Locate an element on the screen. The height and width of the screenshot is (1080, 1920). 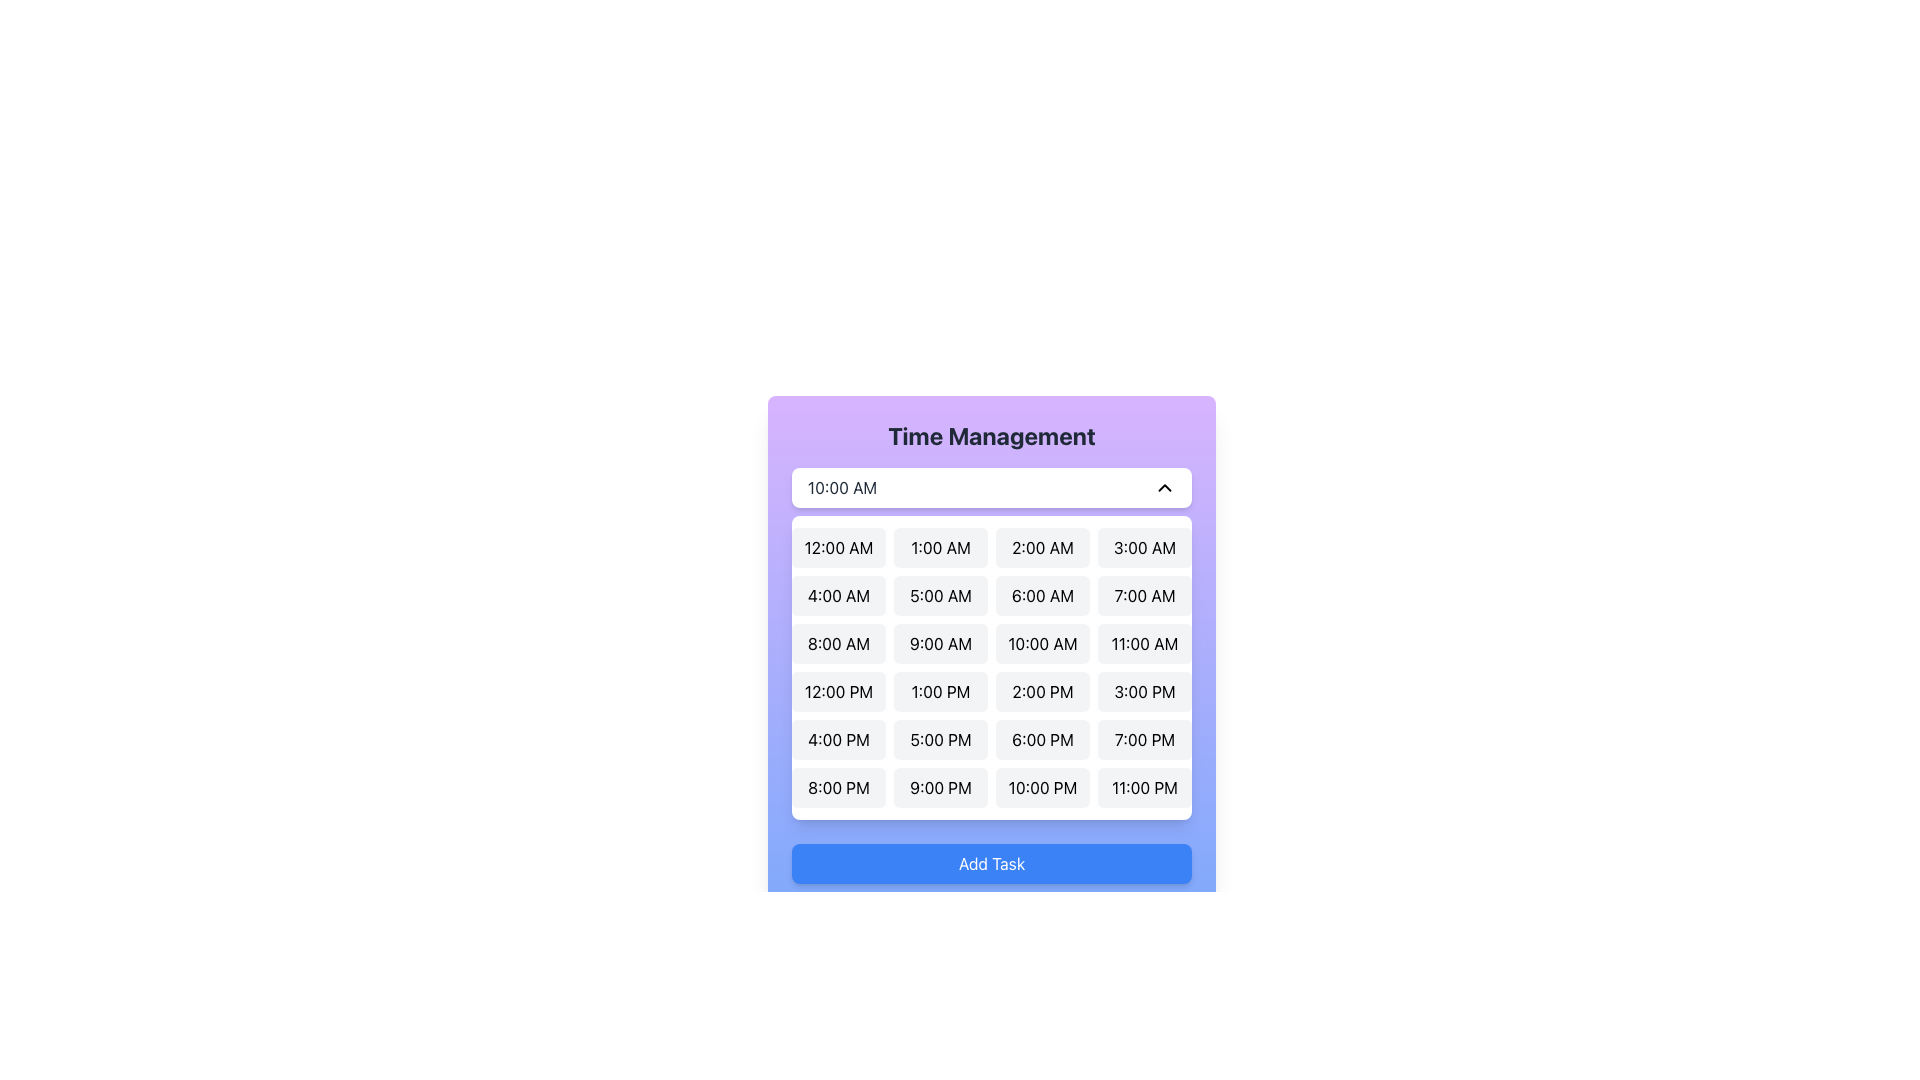
the Dropdown Toggle Button displaying '10:00 AM' is located at coordinates (992, 488).